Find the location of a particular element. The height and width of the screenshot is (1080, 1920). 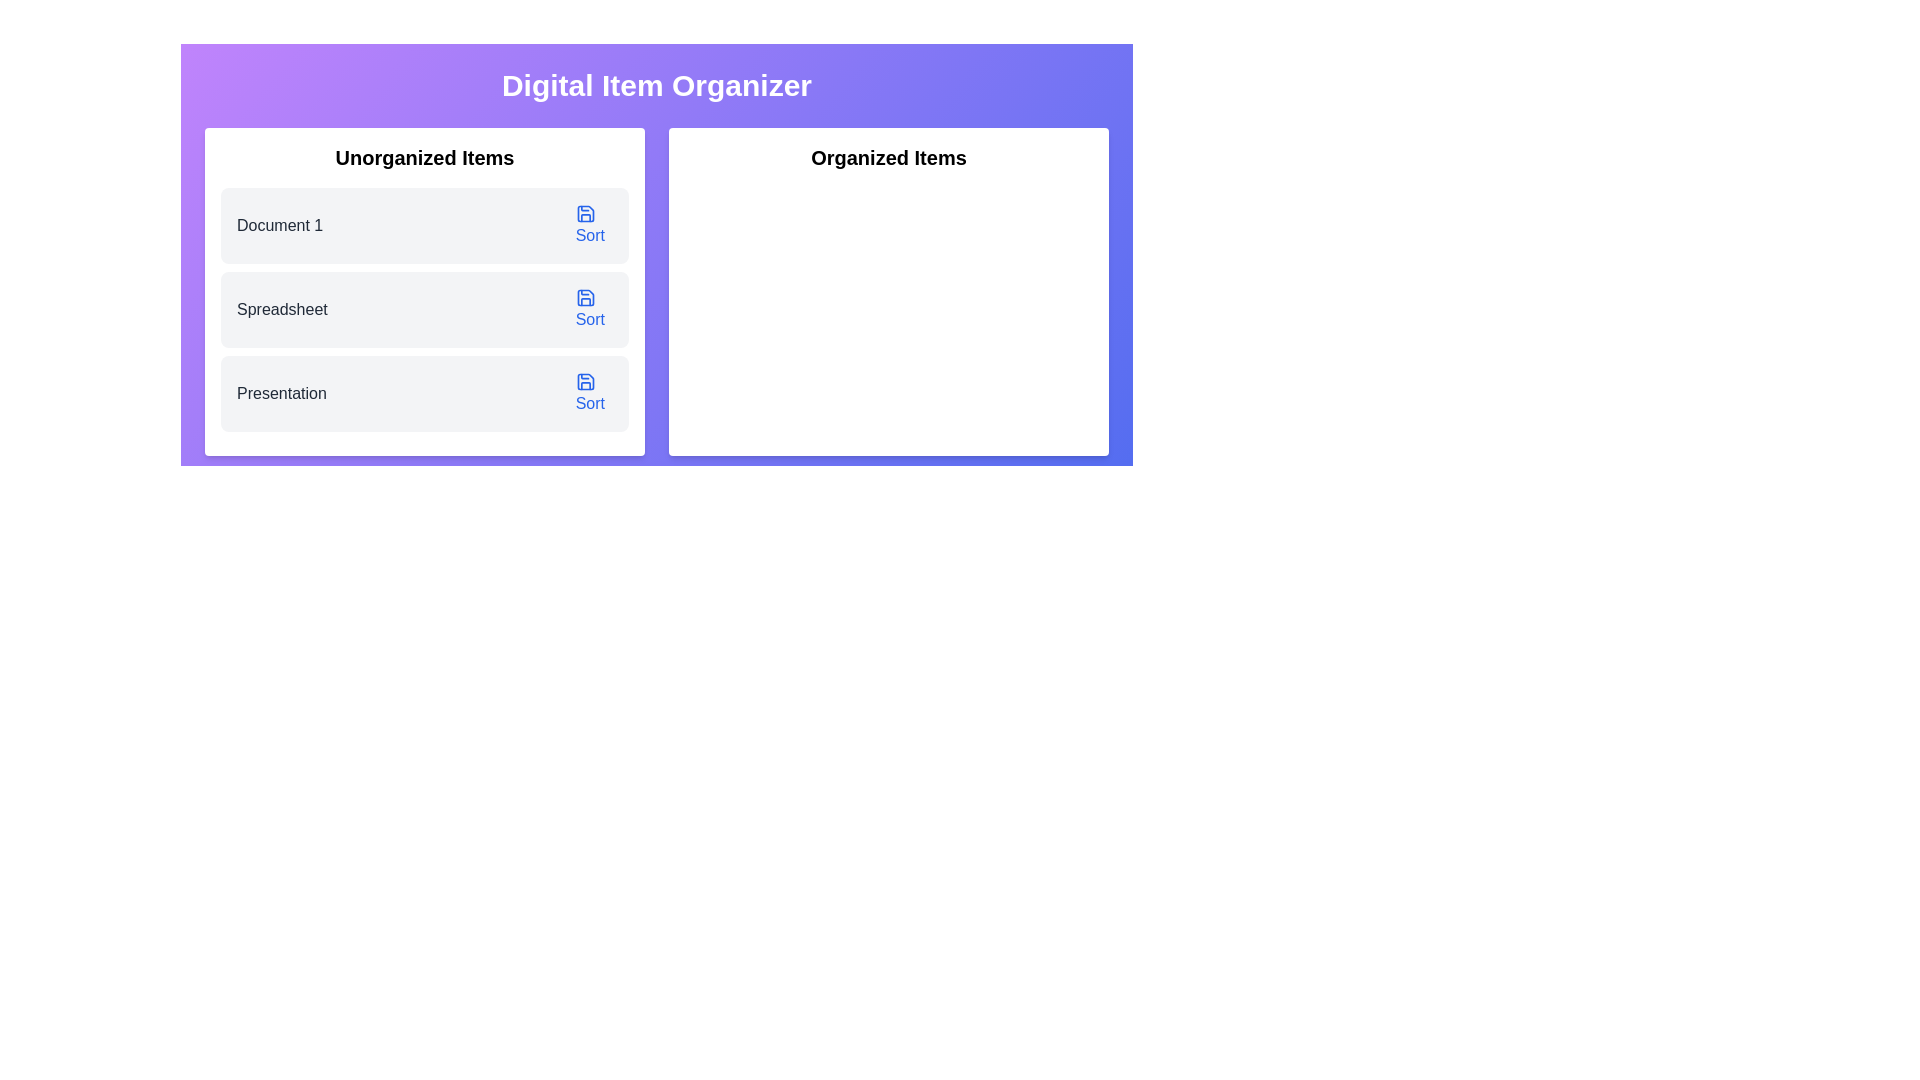

the interactive button associated with the 'Presentation' item in the 'Unorganized Items' section is located at coordinates (589, 393).